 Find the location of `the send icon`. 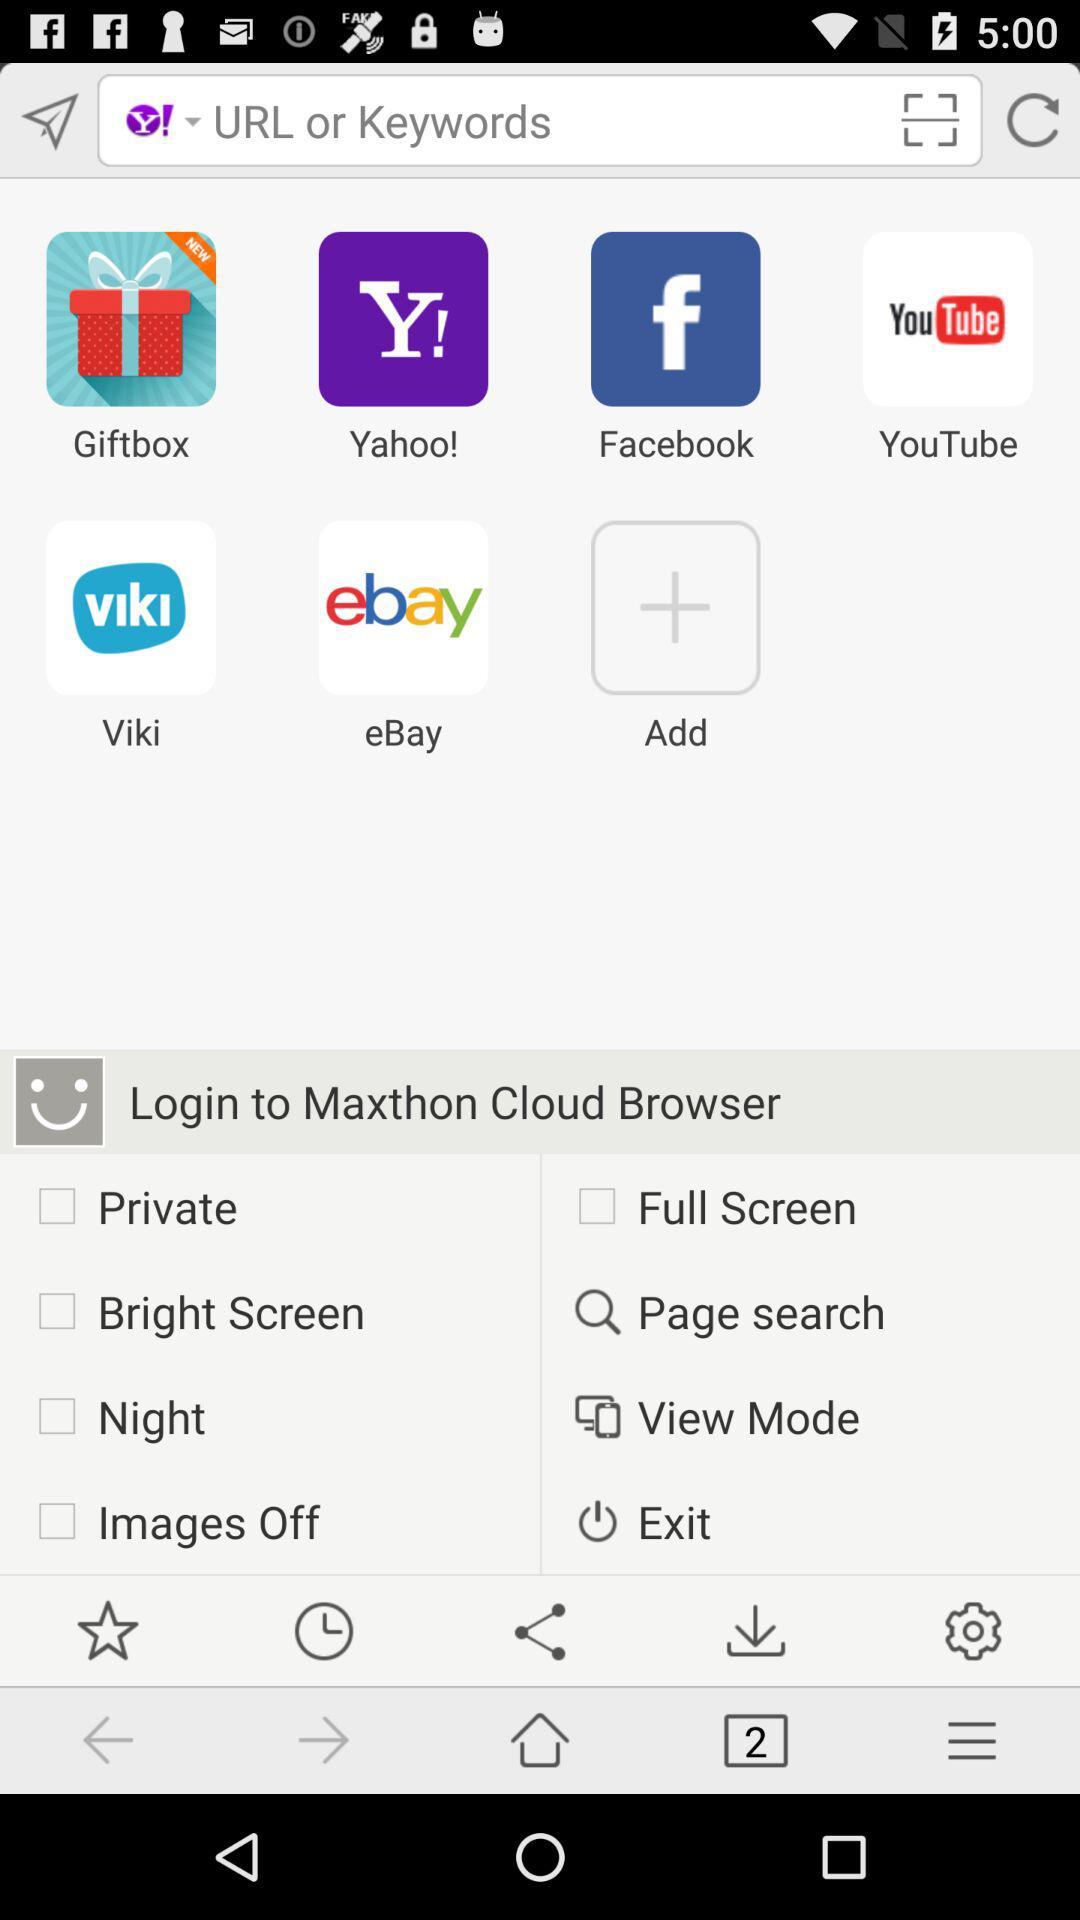

the send icon is located at coordinates (47, 128).